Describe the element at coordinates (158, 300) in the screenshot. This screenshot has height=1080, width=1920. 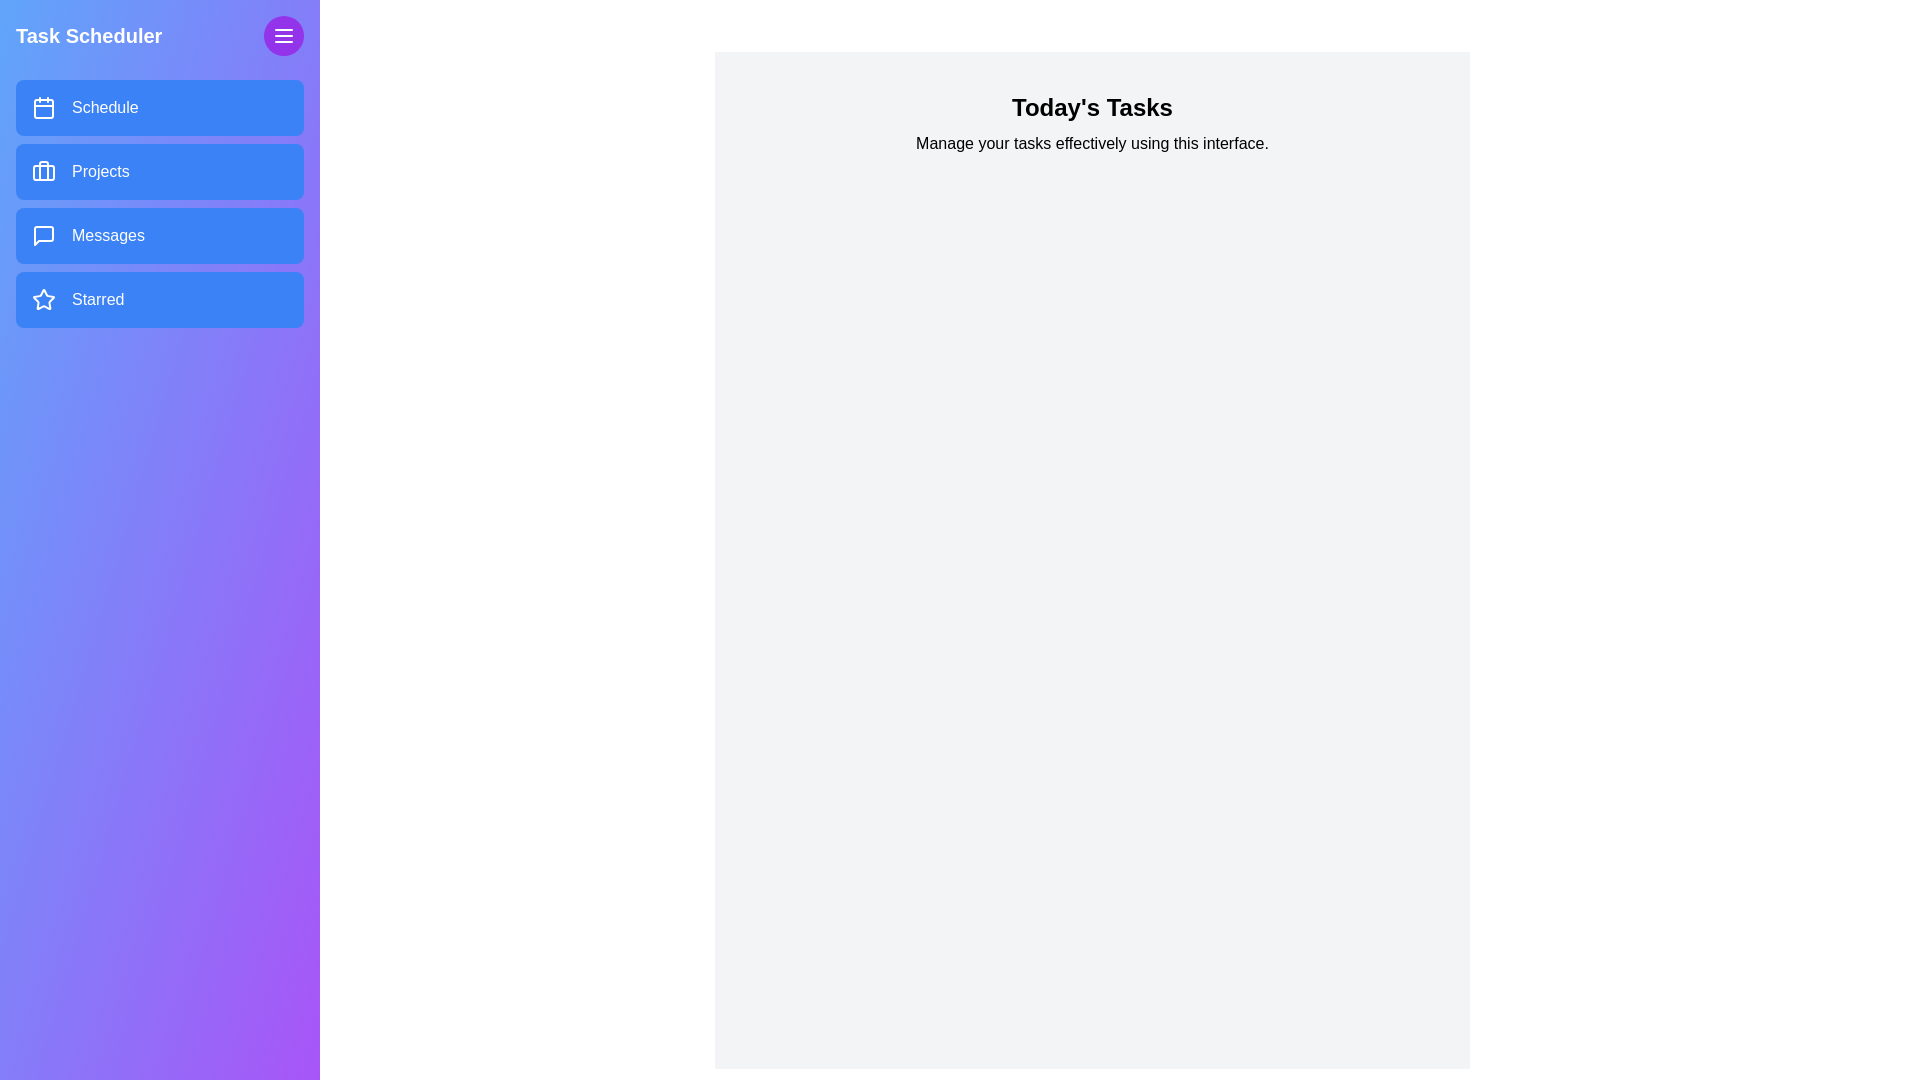
I see `the menu item labeled Starred` at that location.